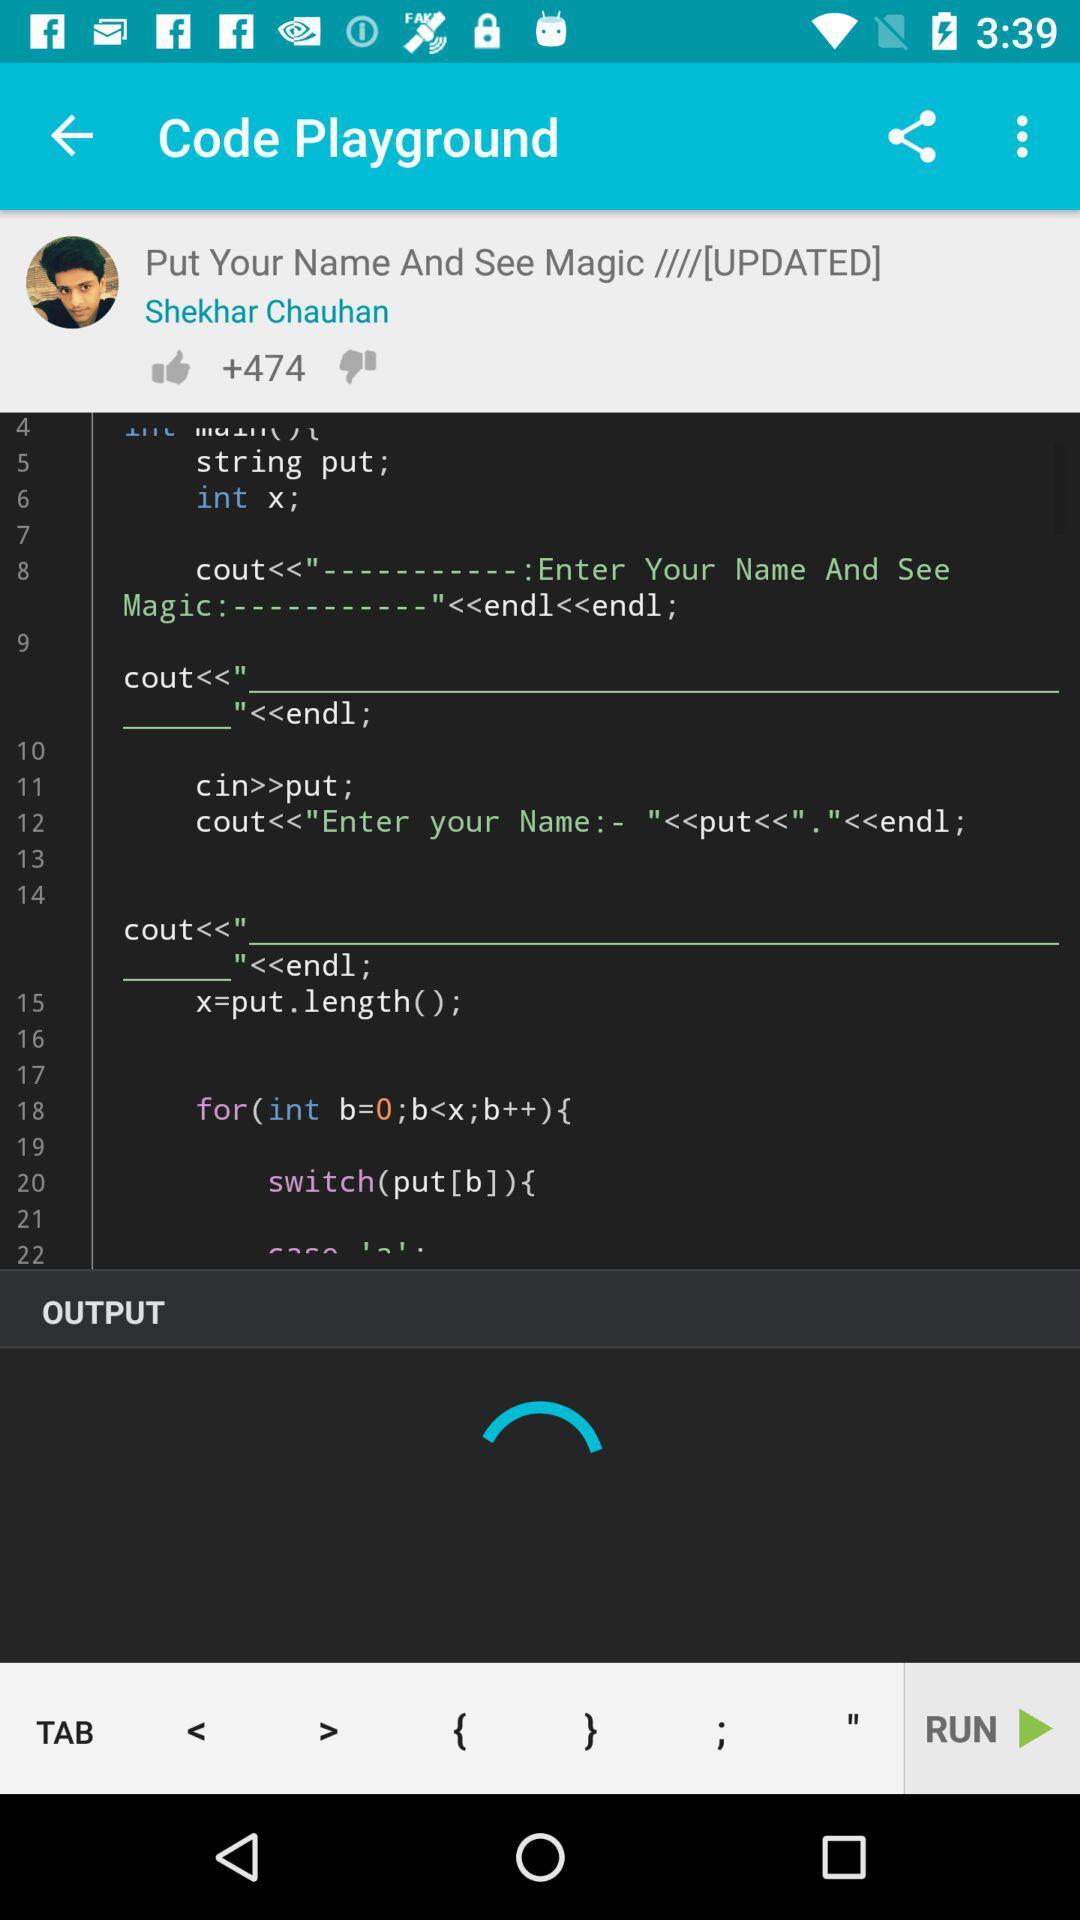 This screenshot has width=1080, height=1920. What do you see at coordinates (169, 366) in the screenshot?
I see `the thumbs_up icon` at bounding box center [169, 366].